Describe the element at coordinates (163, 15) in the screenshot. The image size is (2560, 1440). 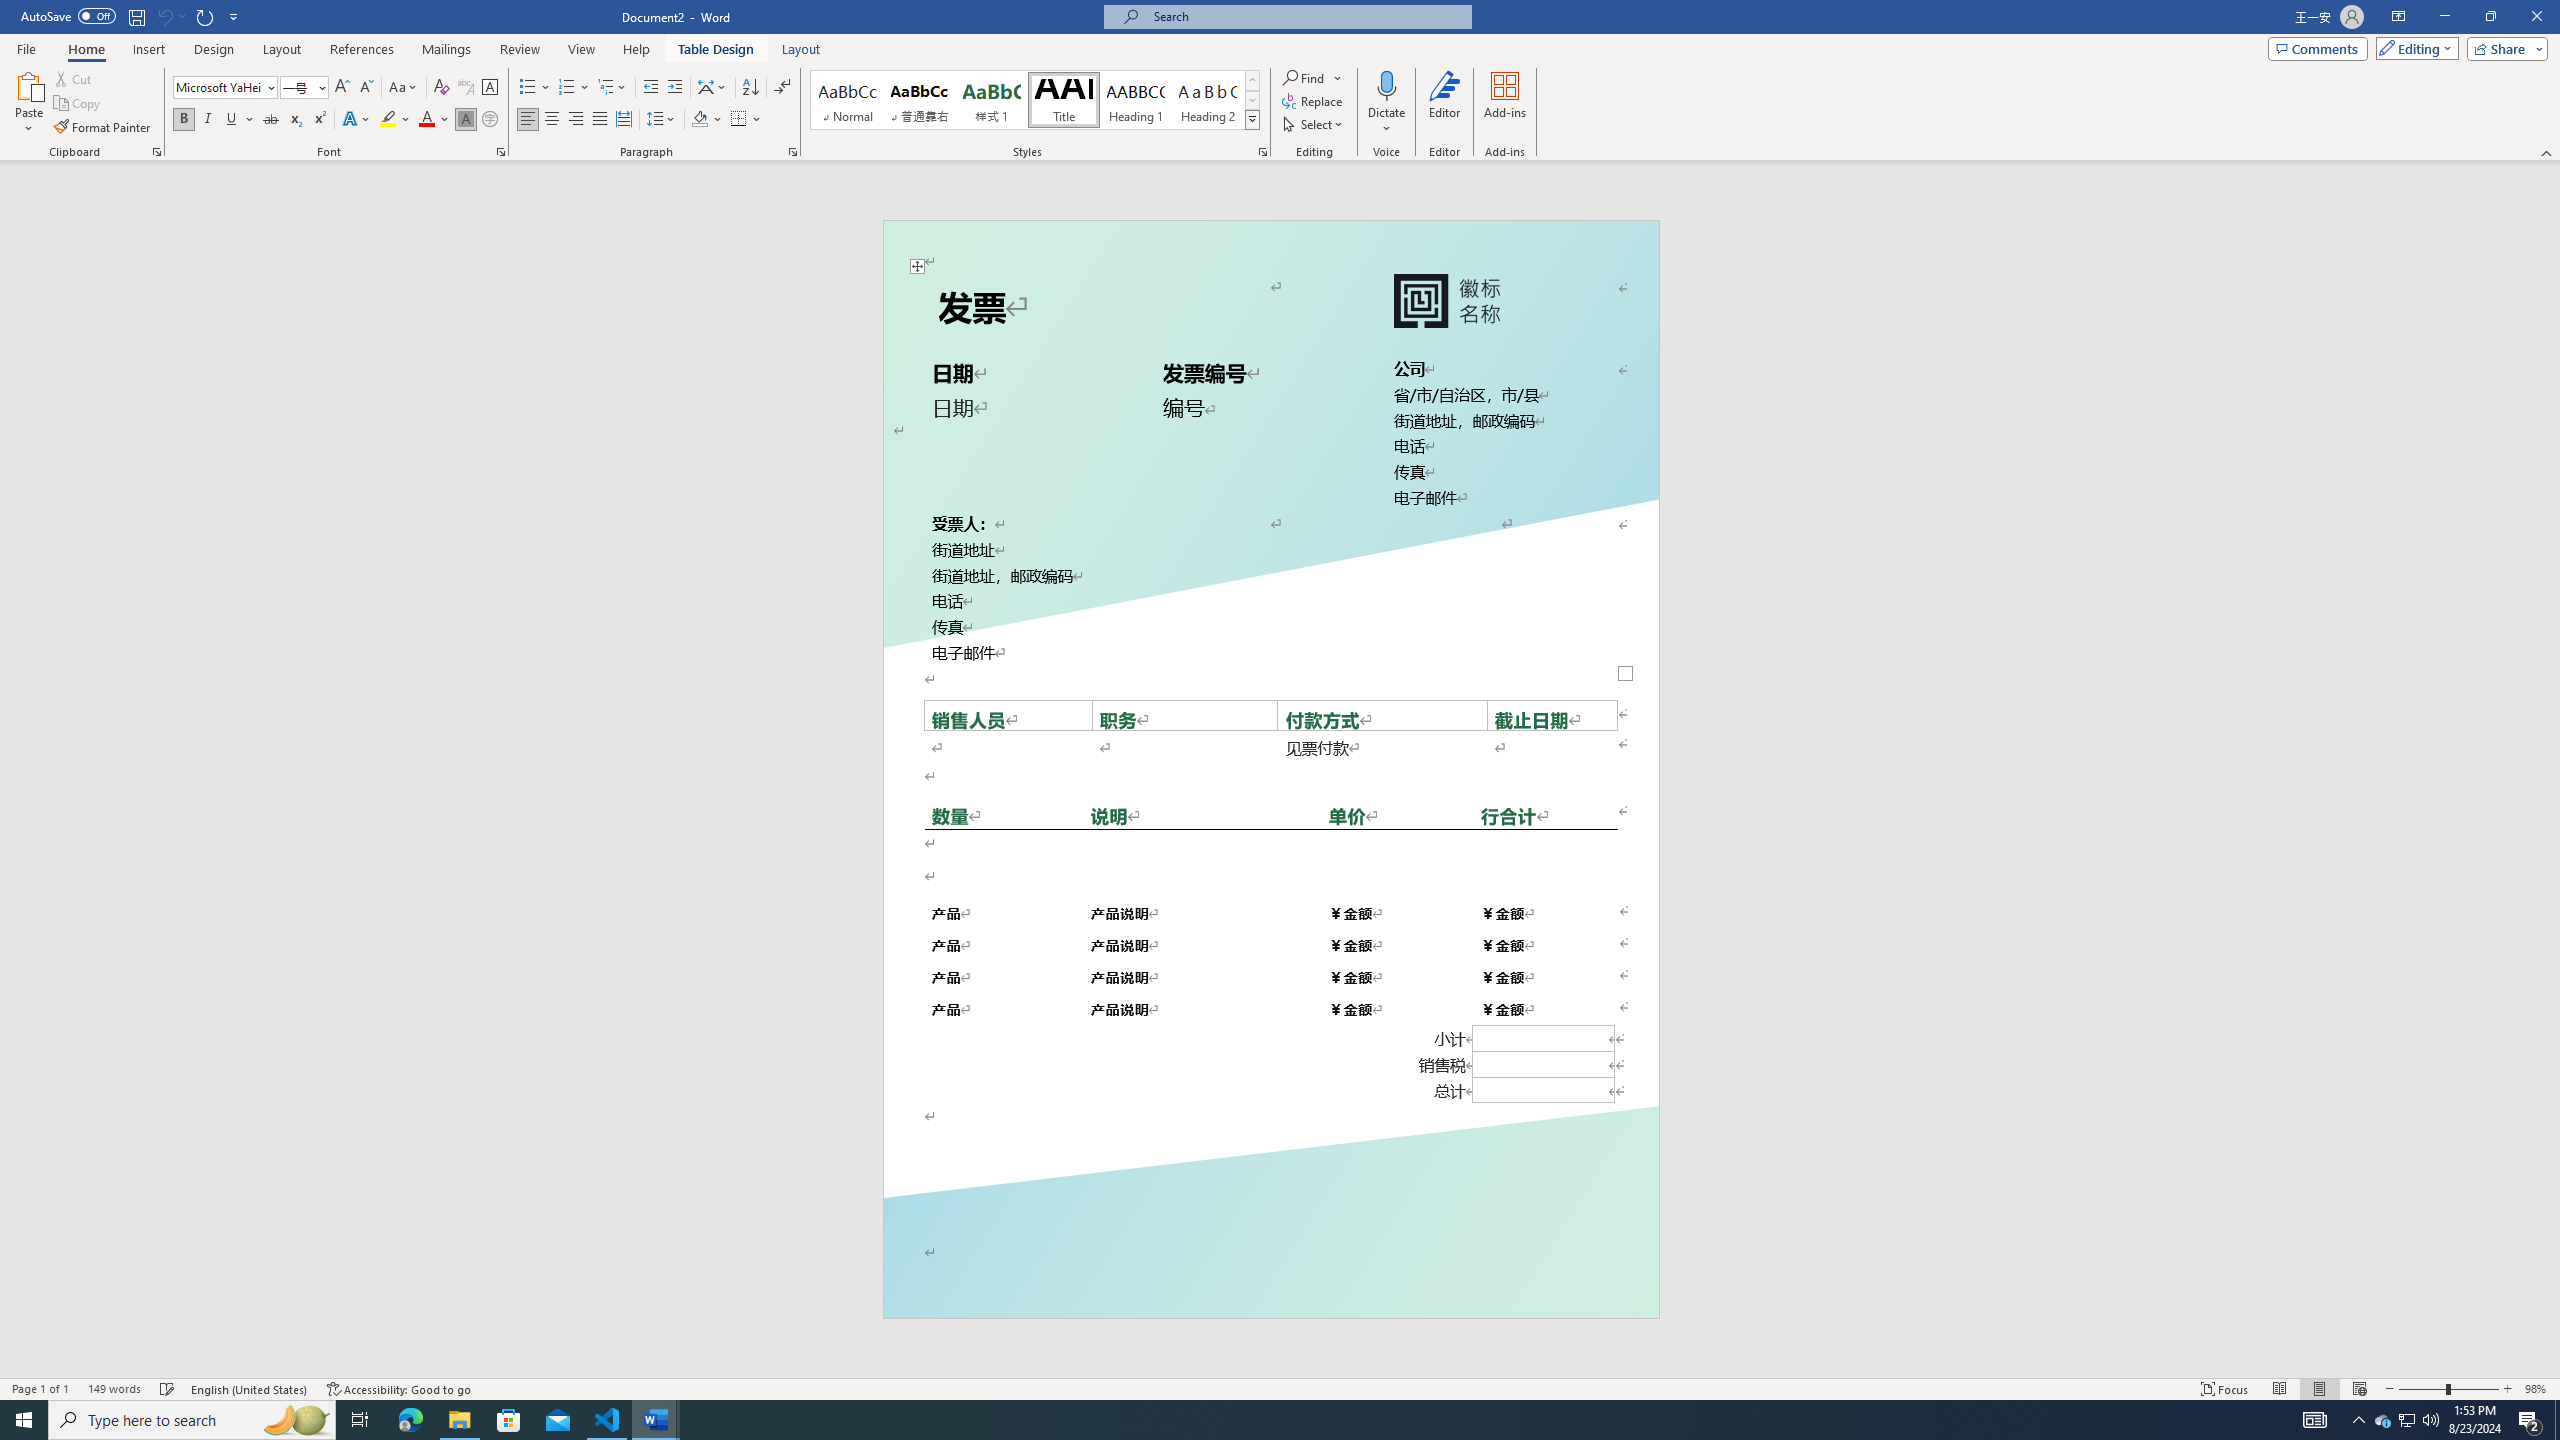
I see `'Can'` at that location.